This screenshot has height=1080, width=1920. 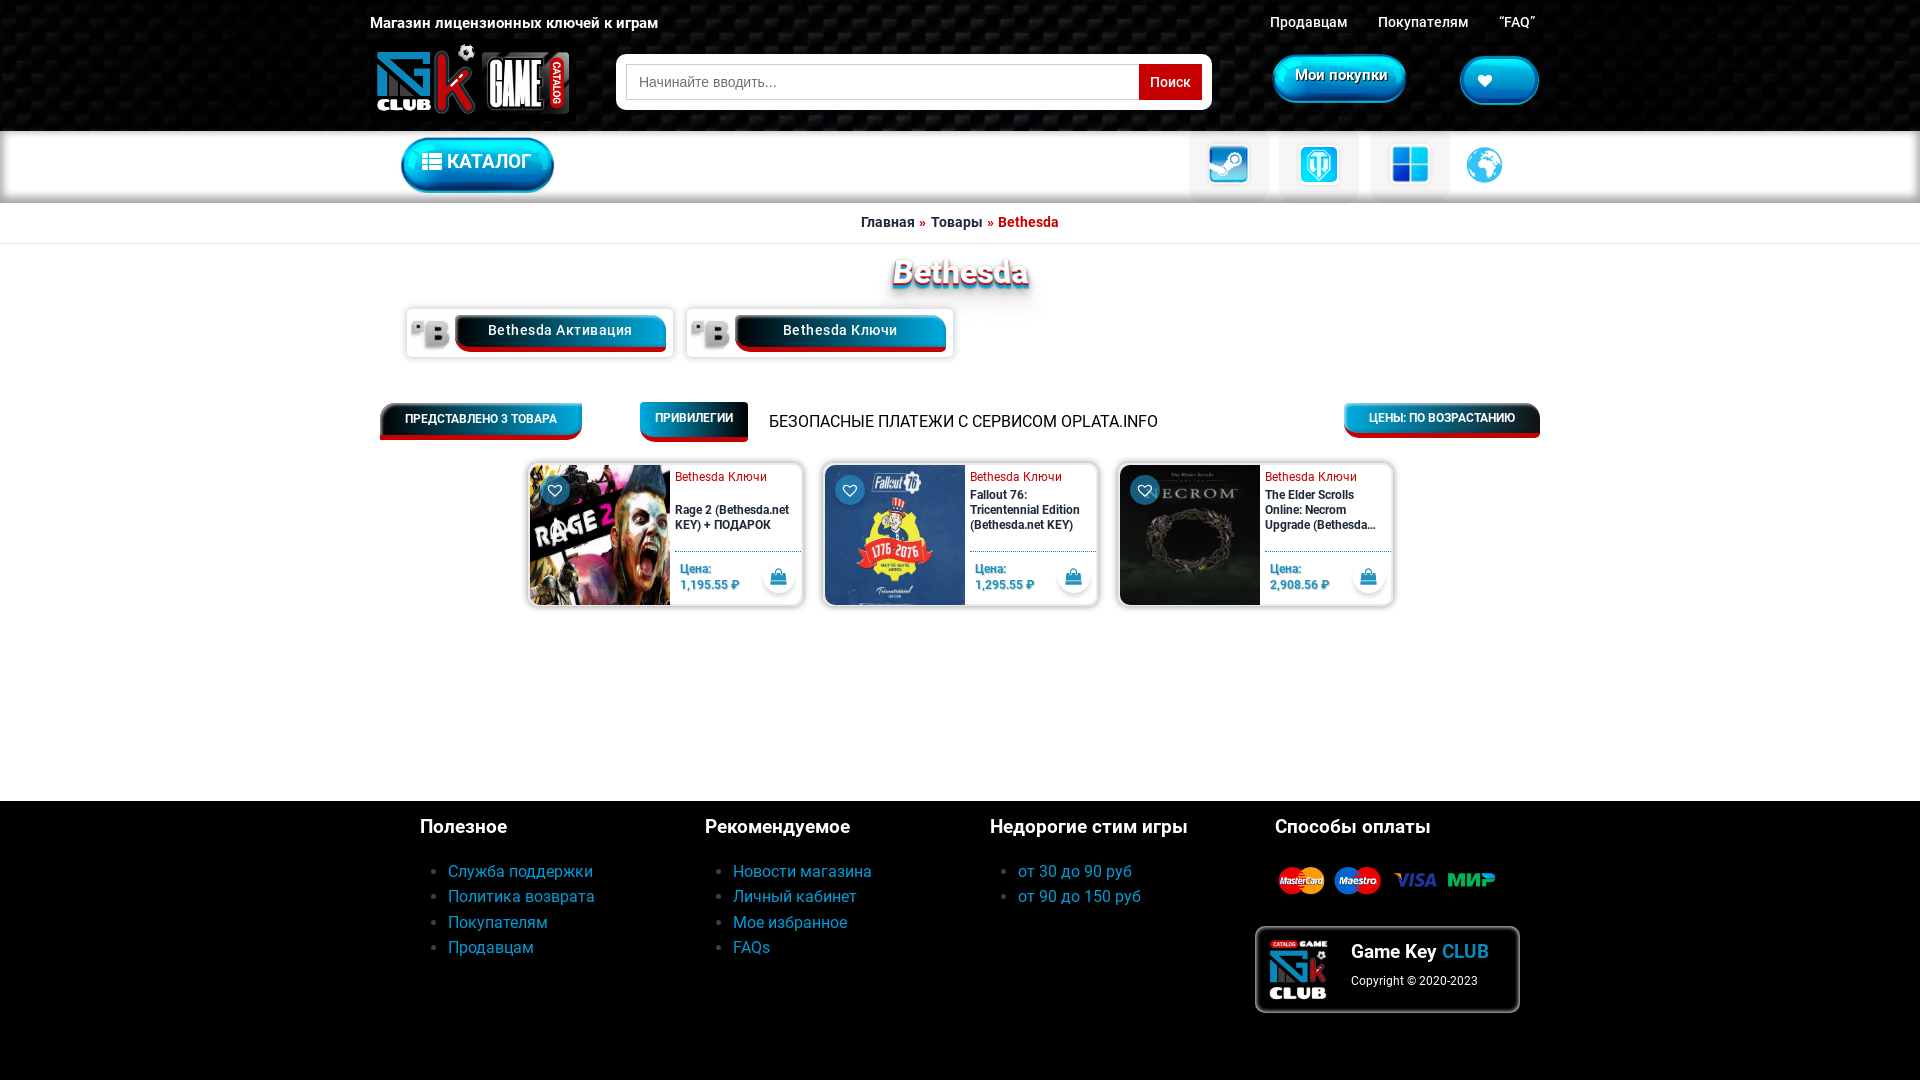 What do you see at coordinates (732, 946) in the screenshot?
I see `'FAQs'` at bounding box center [732, 946].